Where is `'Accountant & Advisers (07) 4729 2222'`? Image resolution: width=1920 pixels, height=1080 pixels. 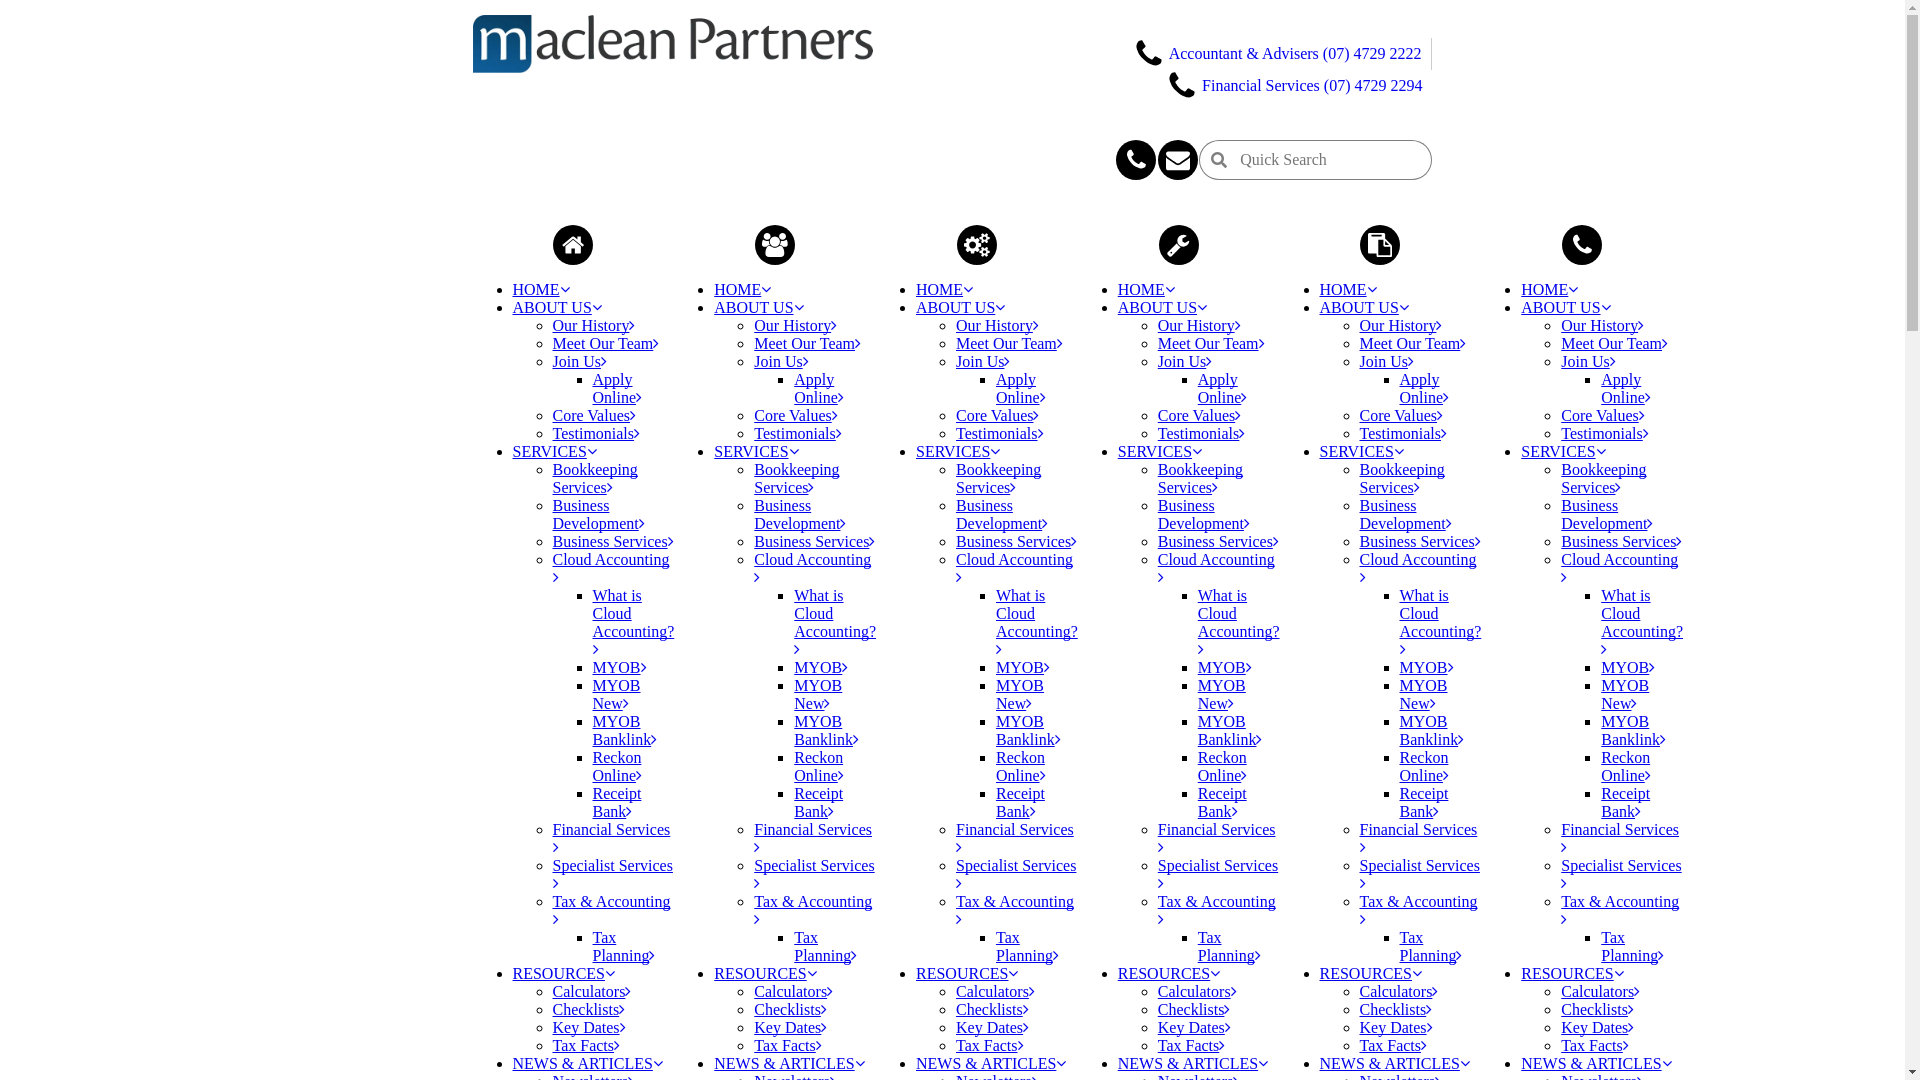 'Accountant & Advisers (07) 4729 2222' is located at coordinates (1276, 51).